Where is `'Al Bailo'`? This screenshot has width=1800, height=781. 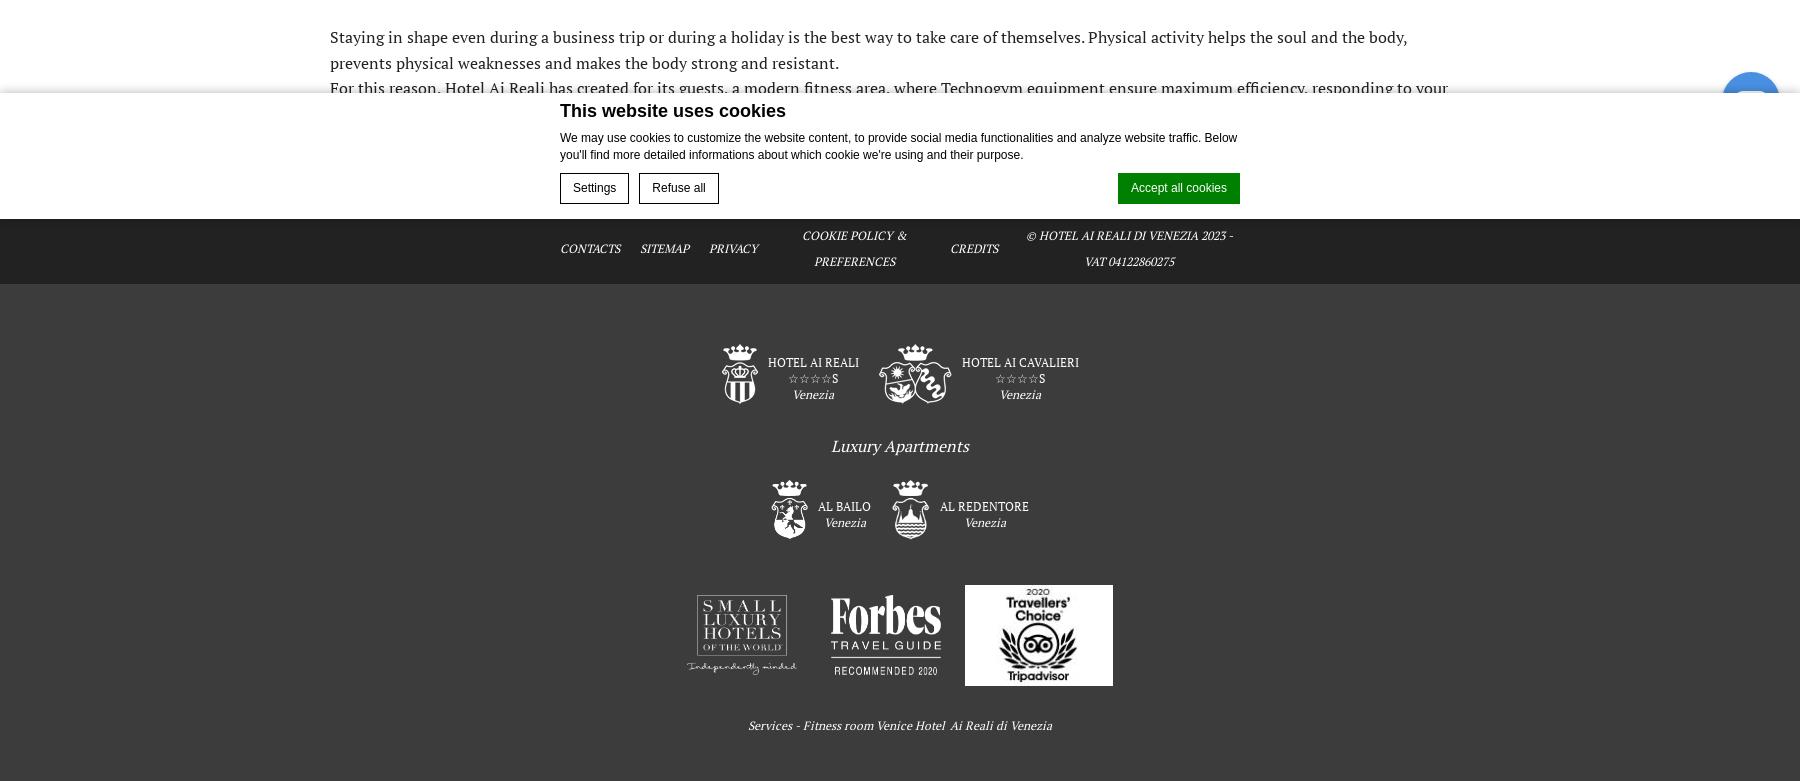
'Al Bailo' is located at coordinates (817, 504).